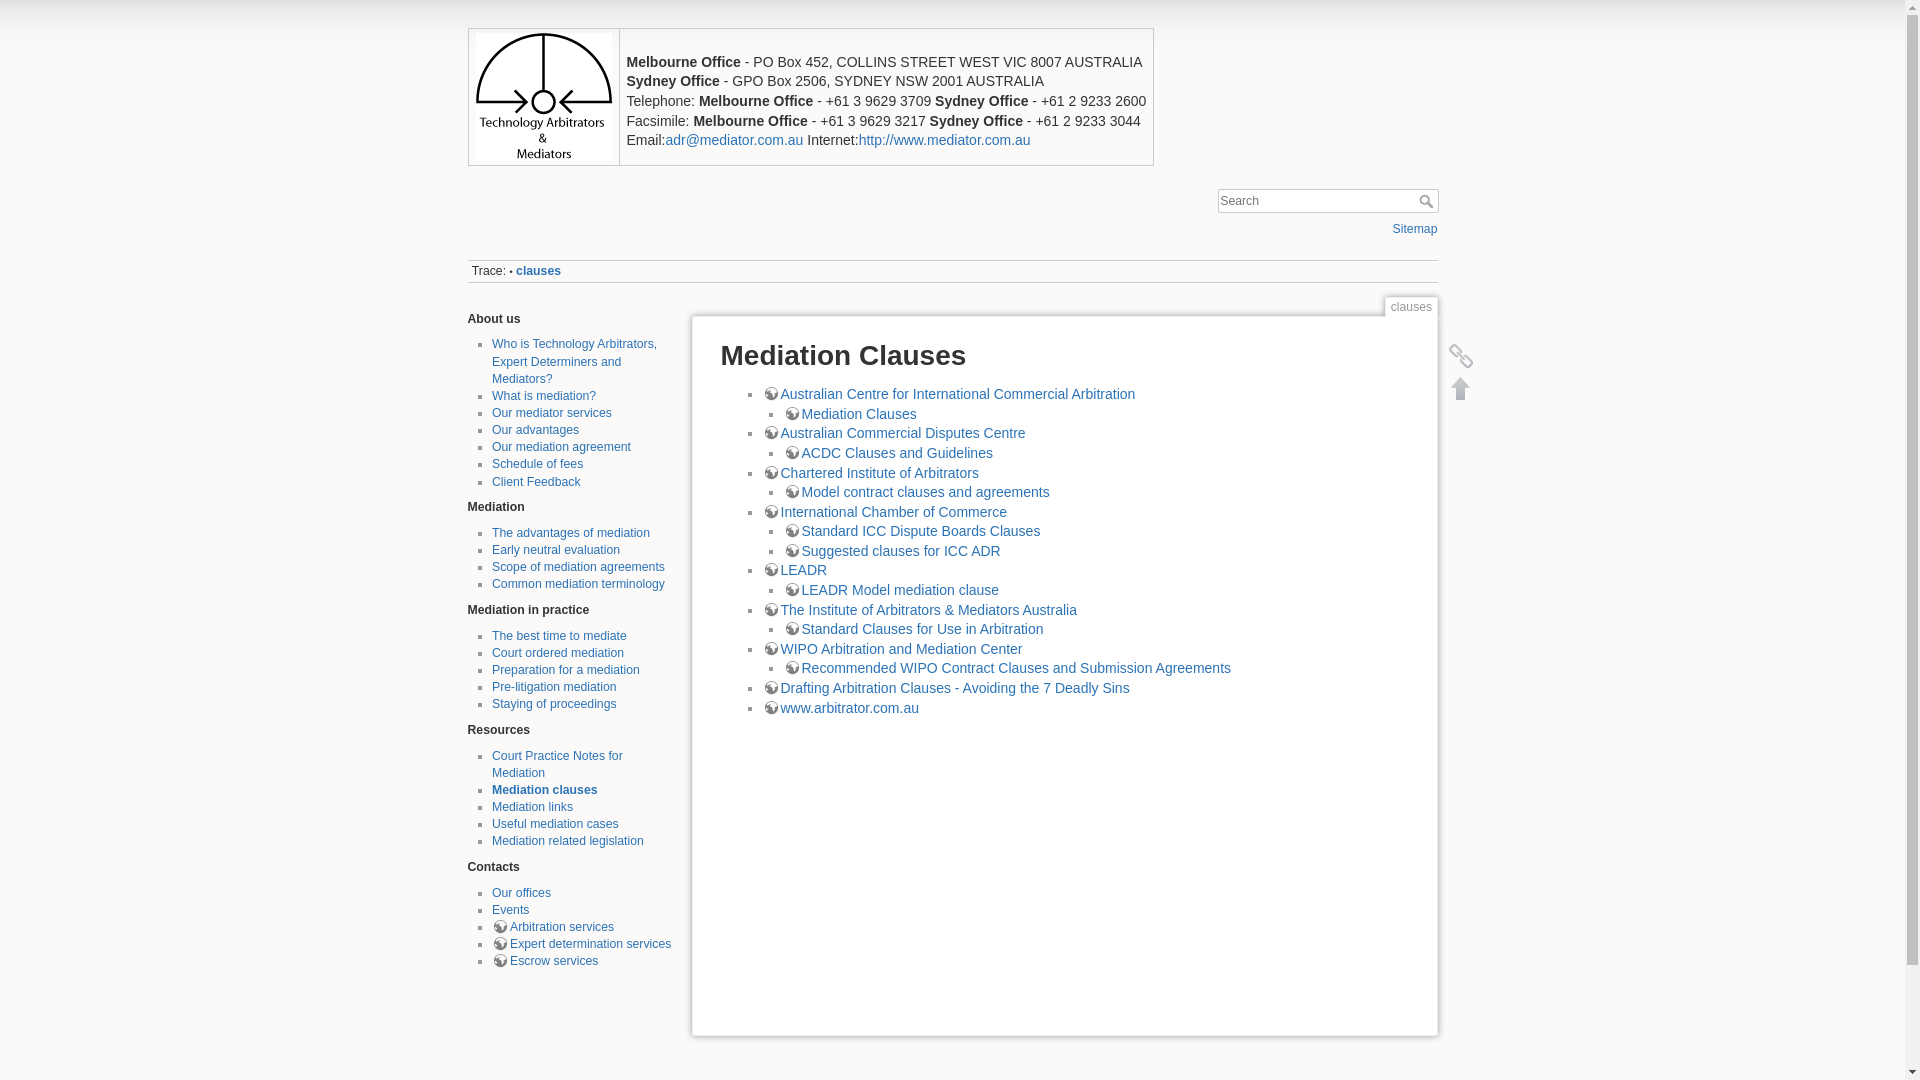 The image size is (1920, 1080). What do you see at coordinates (869, 471) in the screenshot?
I see `'Chartered Institute of Arbitrators'` at bounding box center [869, 471].